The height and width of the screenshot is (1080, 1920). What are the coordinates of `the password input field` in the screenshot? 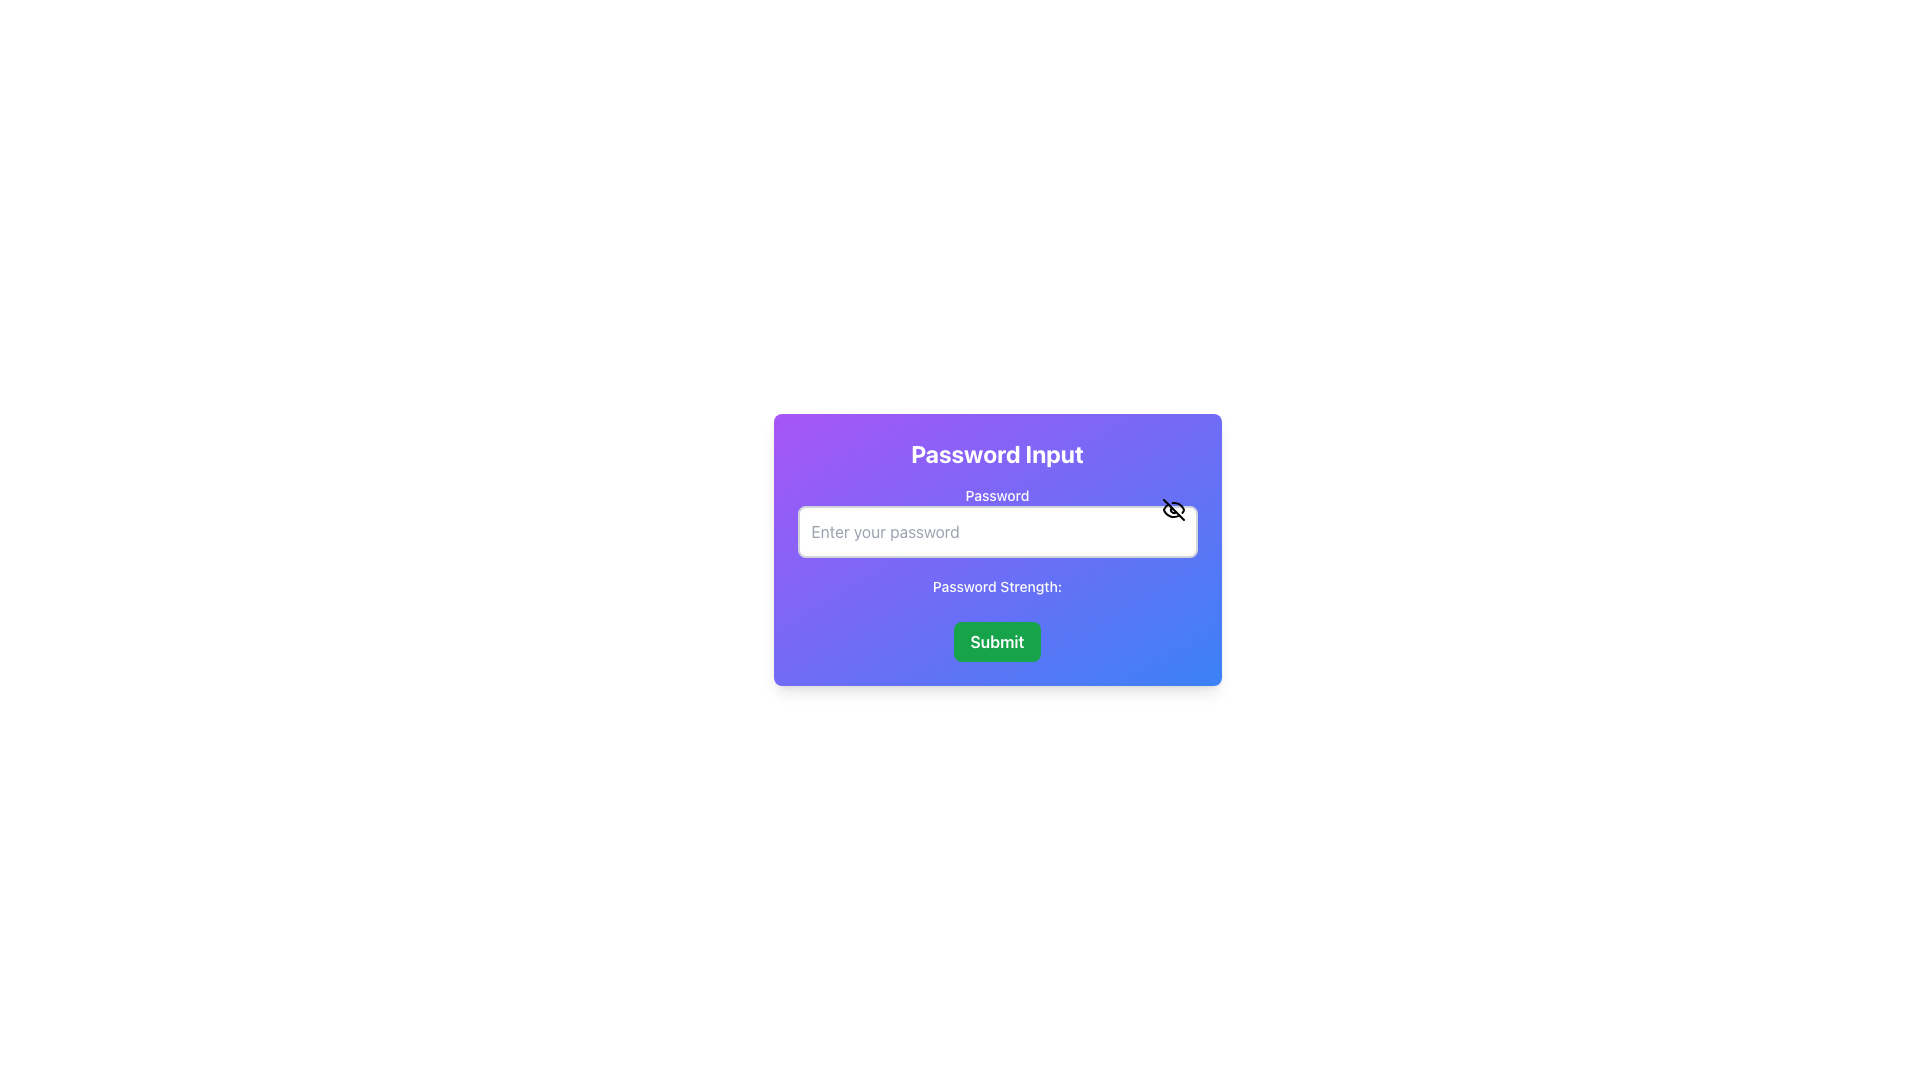 It's located at (997, 531).